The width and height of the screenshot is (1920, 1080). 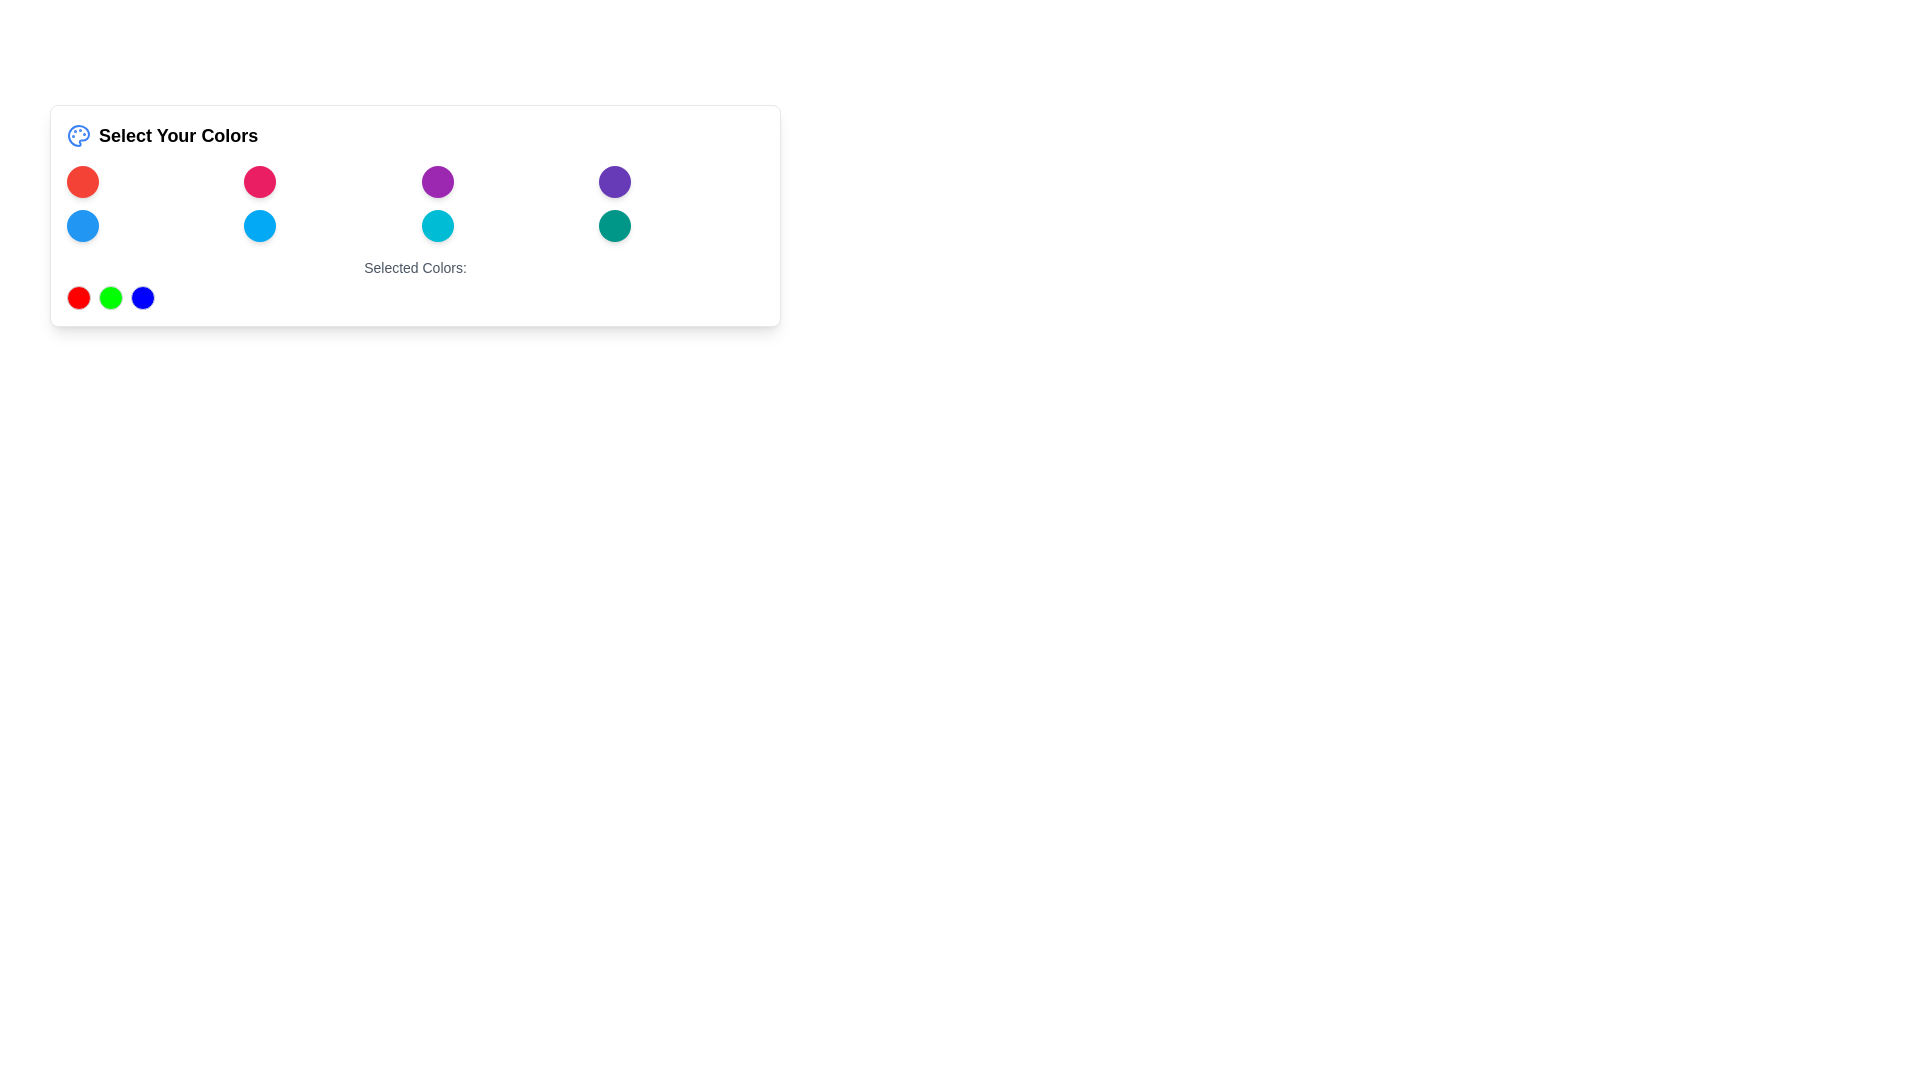 What do you see at coordinates (414, 216) in the screenshot?
I see `color selection interface element located in the modal, which allows users to pick colors from a grid` at bounding box center [414, 216].